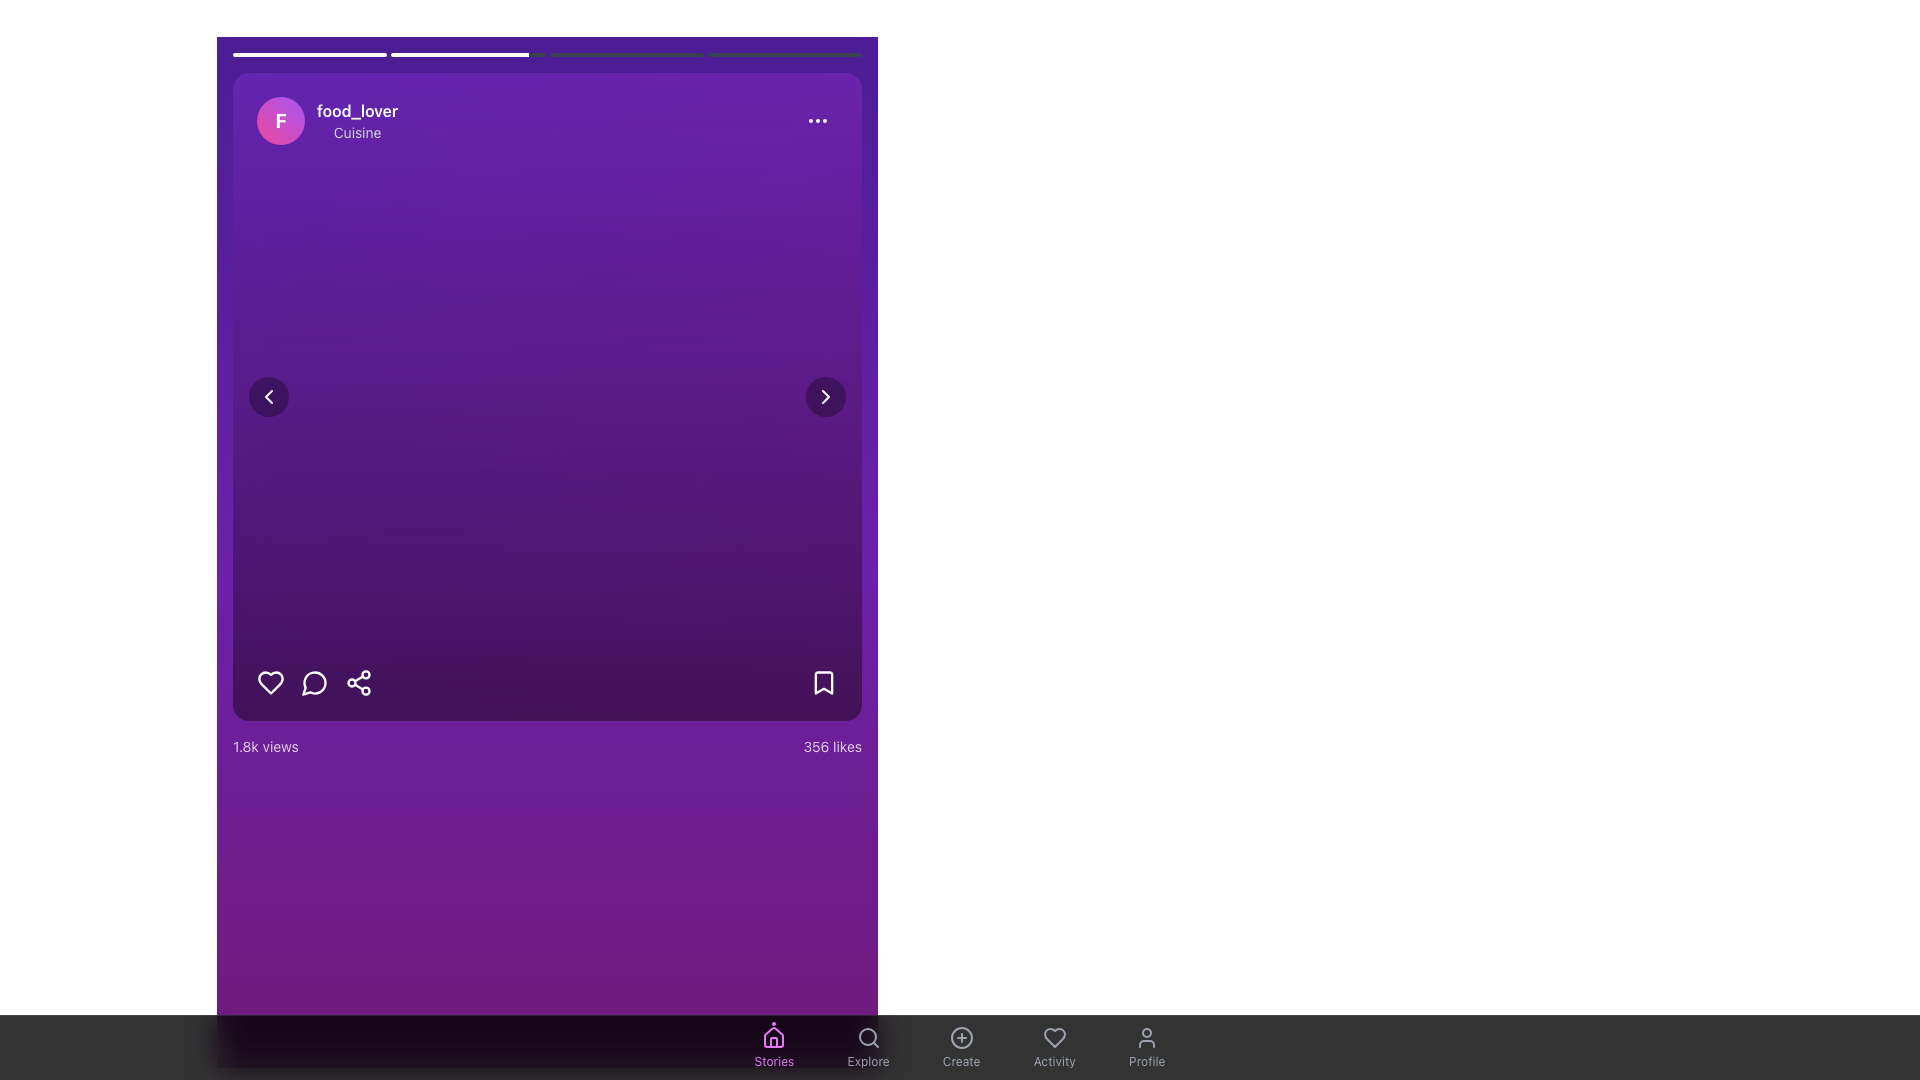  What do you see at coordinates (269, 681) in the screenshot?
I see `the heart button, which is the first icon in a set of three located near the bottom-left corner of the content view, to like the content` at bounding box center [269, 681].